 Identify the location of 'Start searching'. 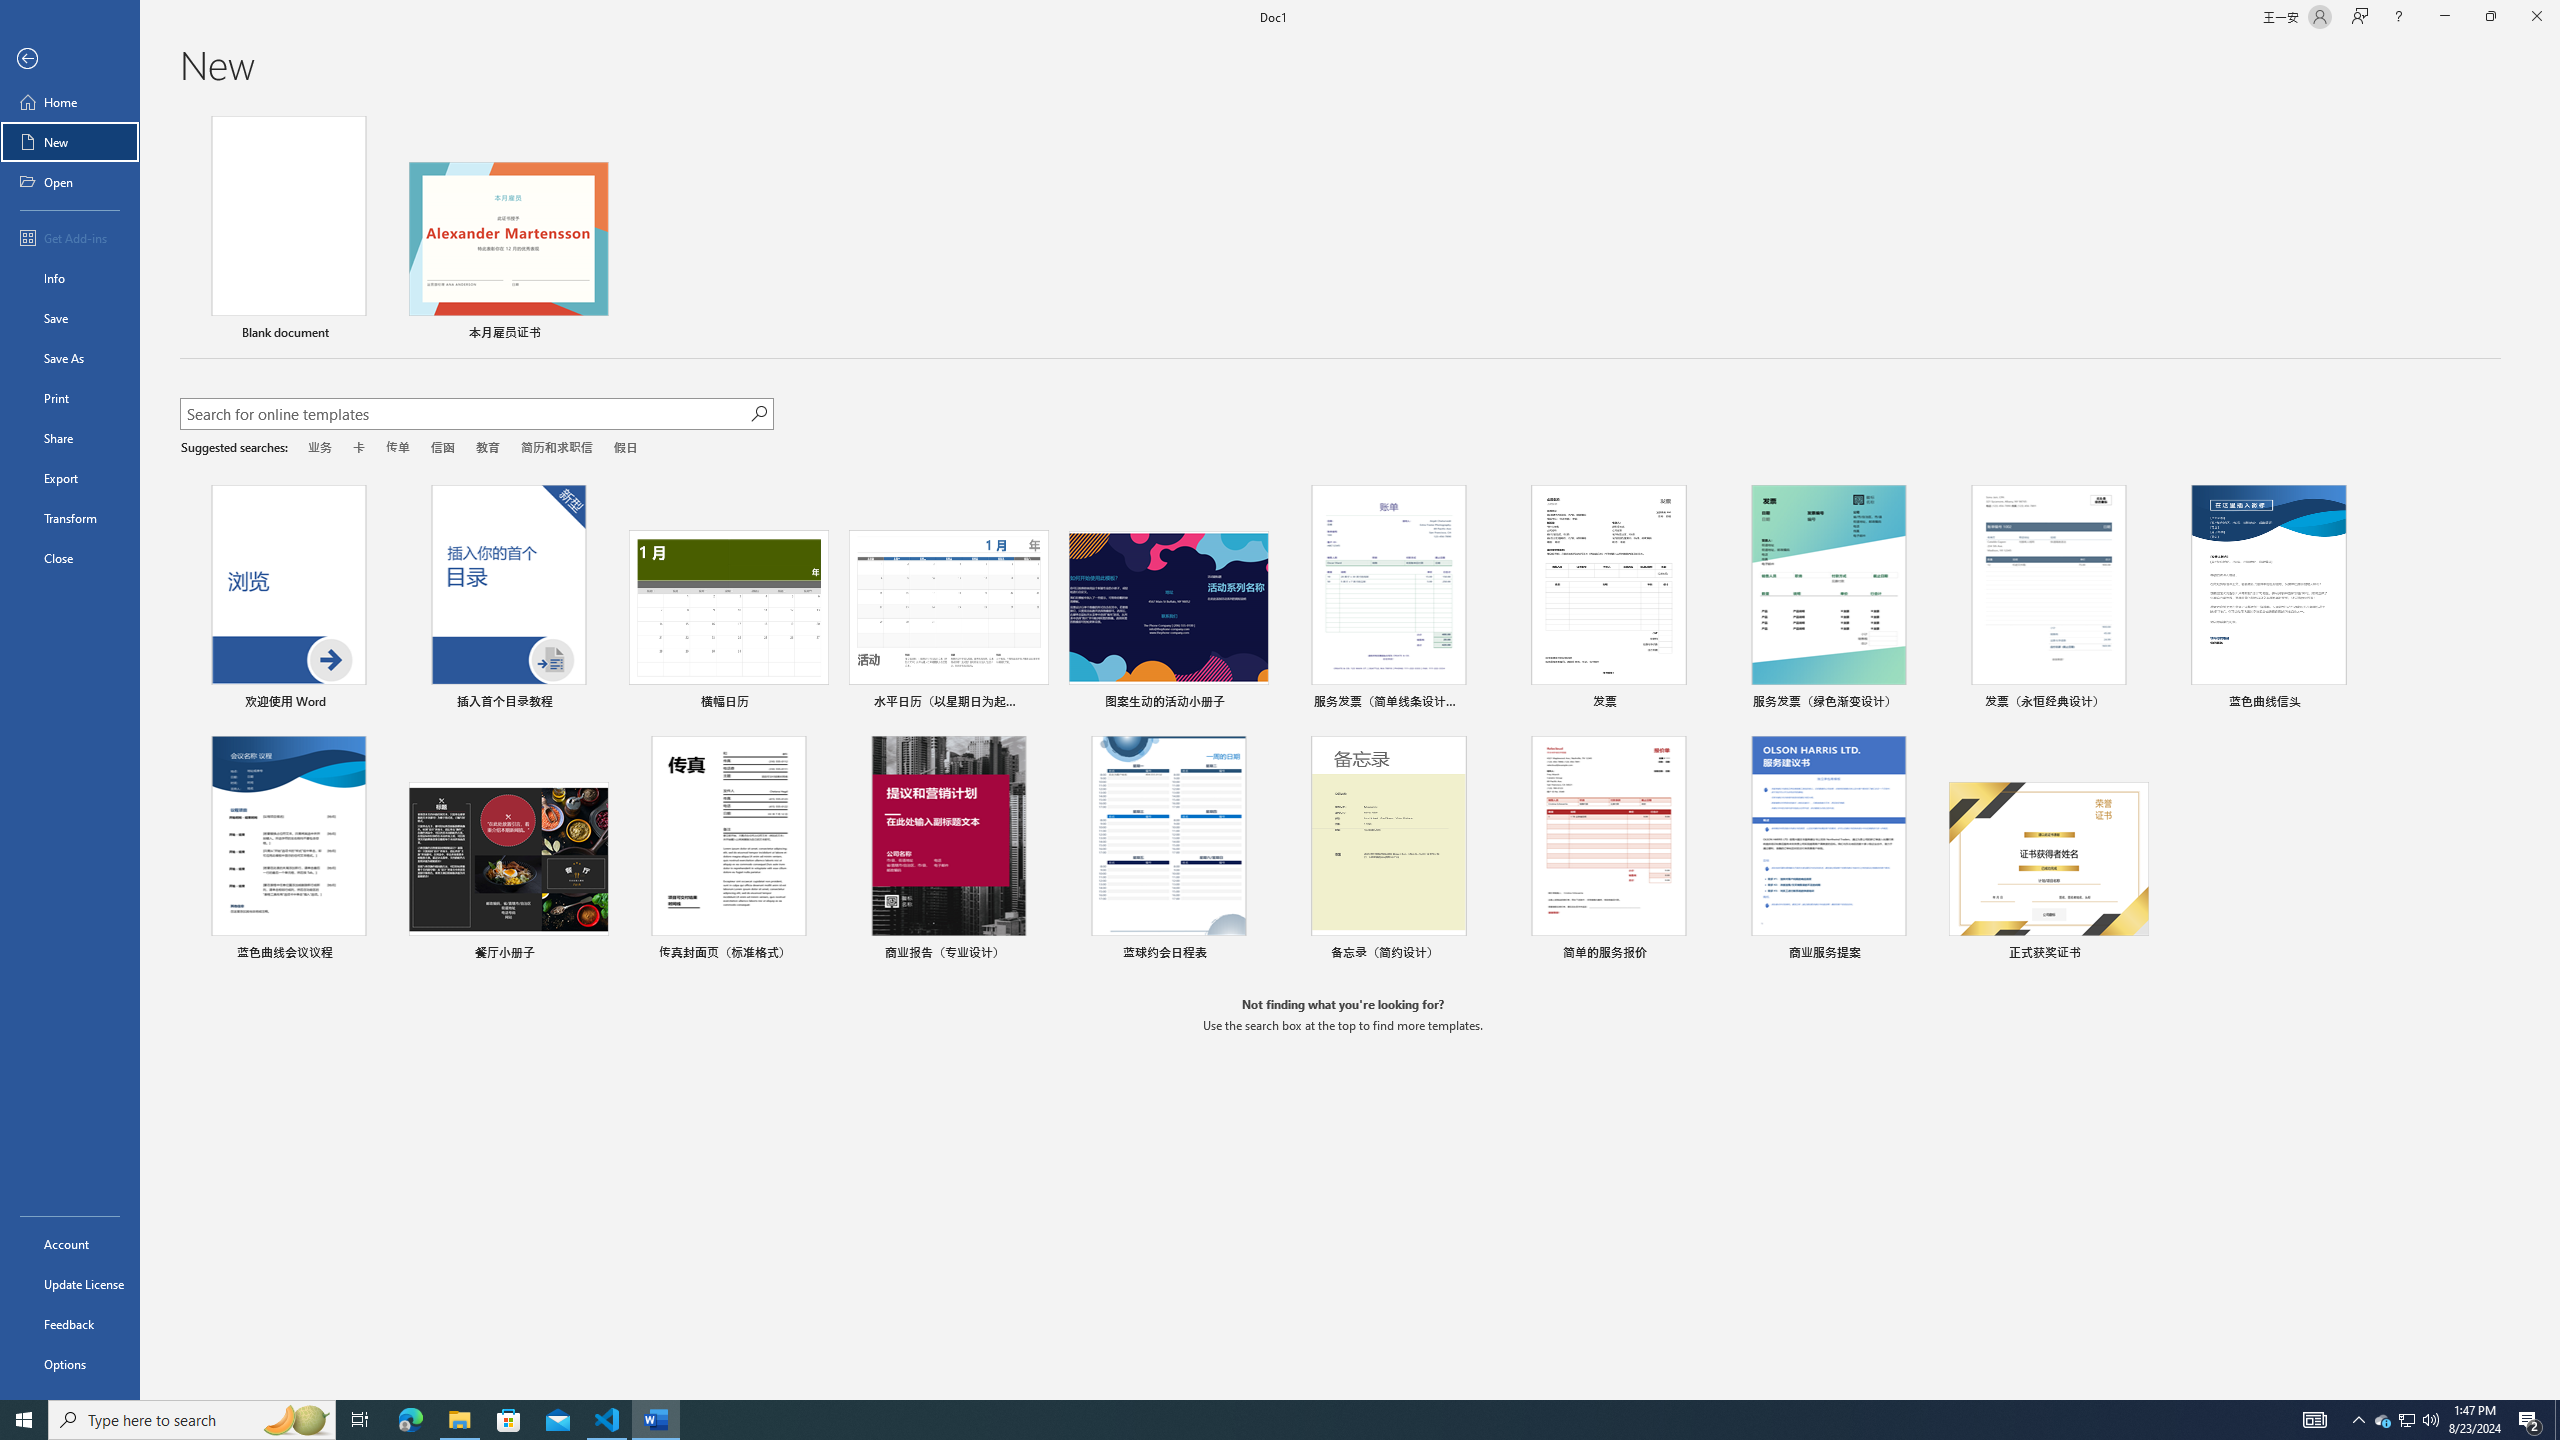
(758, 413).